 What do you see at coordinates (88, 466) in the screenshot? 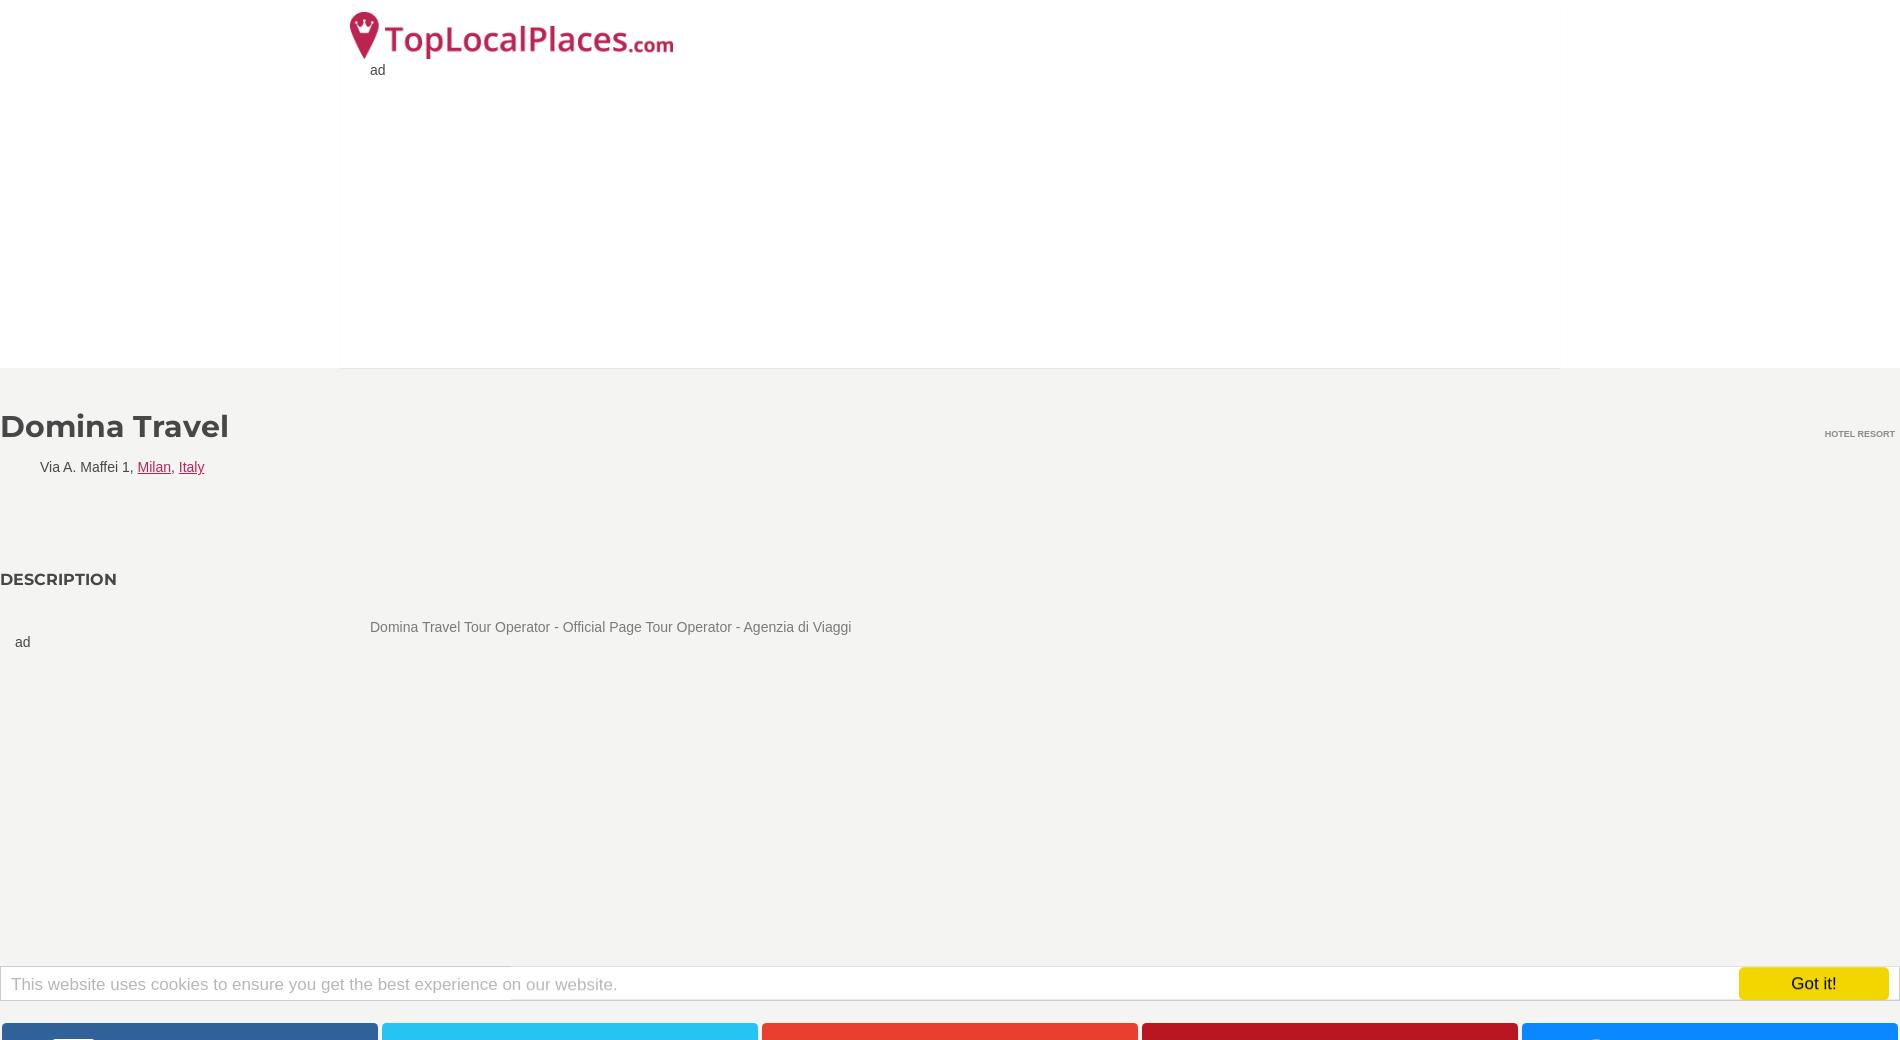
I see `'Via A. Maffei 1,'` at bounding box center [88, 466].